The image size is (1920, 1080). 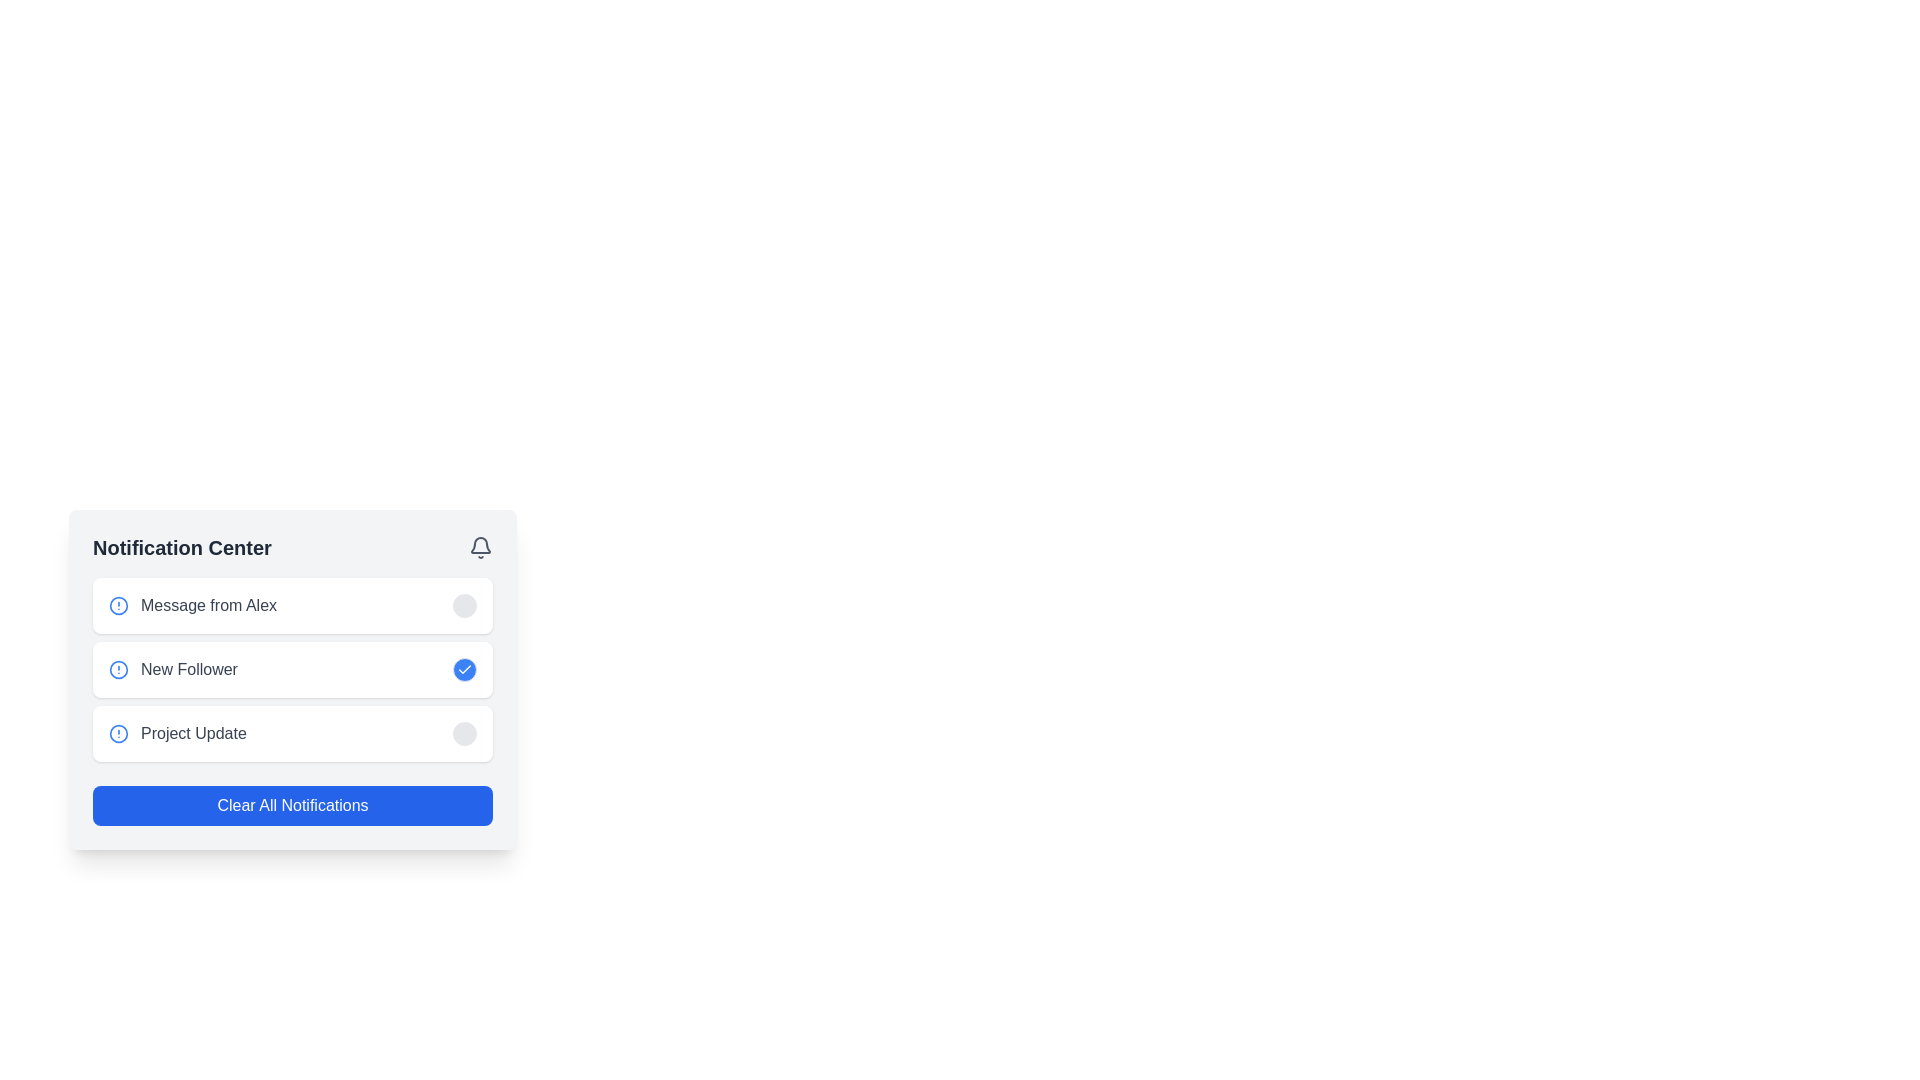 What do you see at coordinates (193, 733) in the screenshot?
I see `text label styled in gray that reads 'Project Update', which is the third notification item in the Notification Center` at bounding box center [193, 733].